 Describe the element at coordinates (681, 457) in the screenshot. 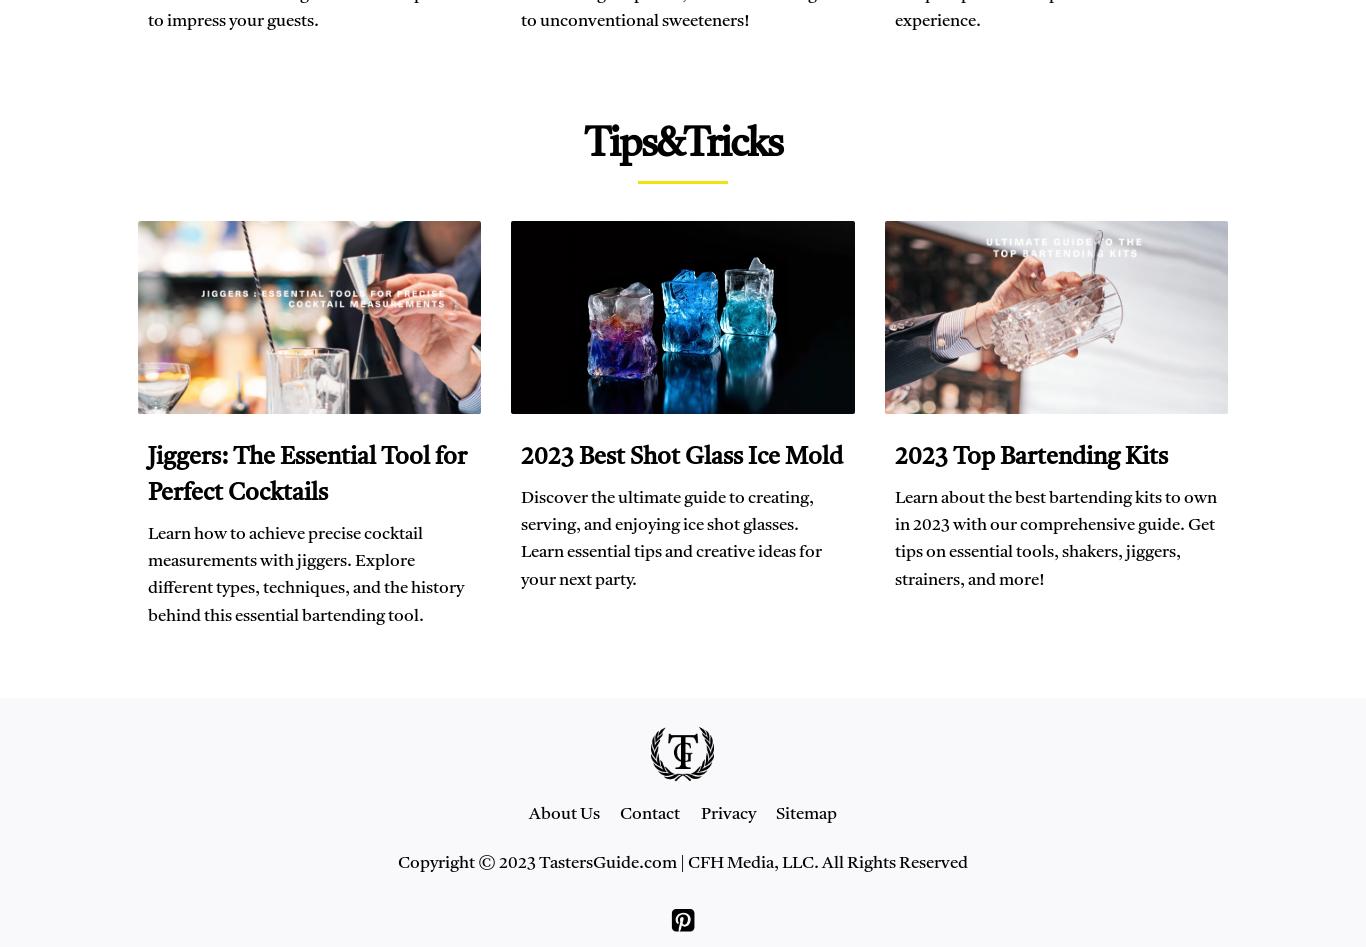

I see `'2023 Best Shot Glass Ice Mold'` at that location.